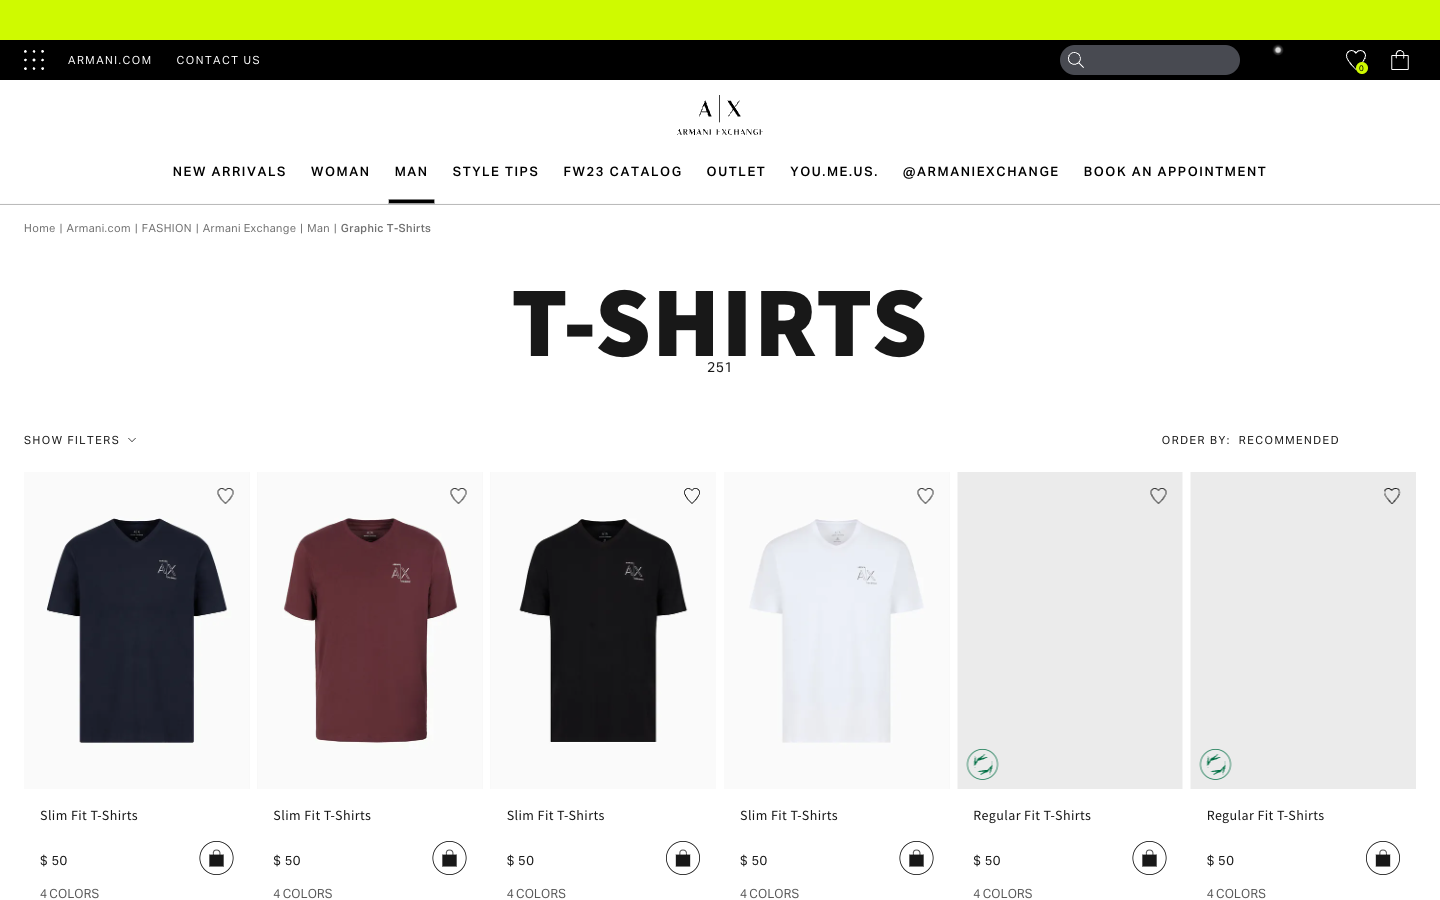 The width and height of the screenshot is (1440, 900). What do you see at coordinates (735, 171) in the screenshot?
I see `the tab named "outlet" by clicking on it at the top` at bounding box center [735, 171].